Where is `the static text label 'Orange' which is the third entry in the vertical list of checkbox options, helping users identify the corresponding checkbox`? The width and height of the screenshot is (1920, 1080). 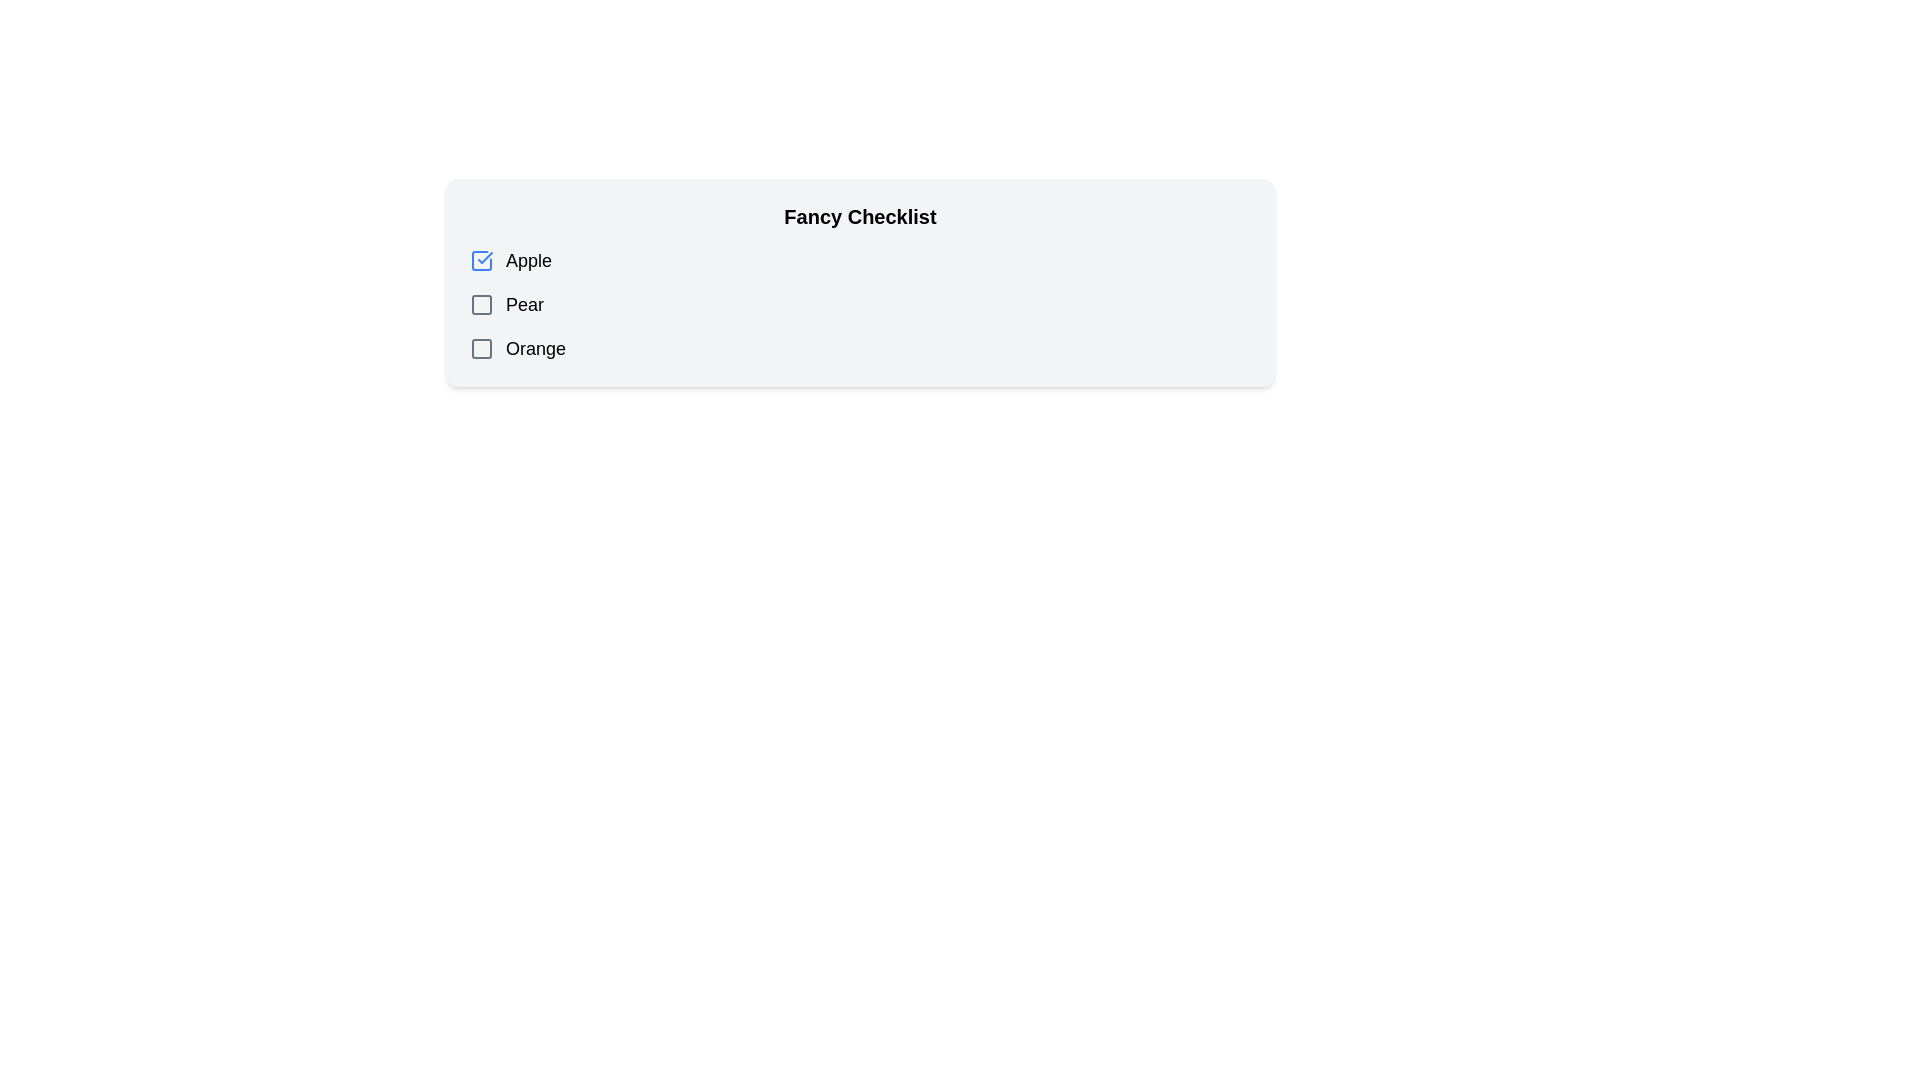 the static text label 'Orange' which is the third entry in the vertical list of checkbox options, helping users identify the corresponding checkbox is located at coordinates (536, 347).